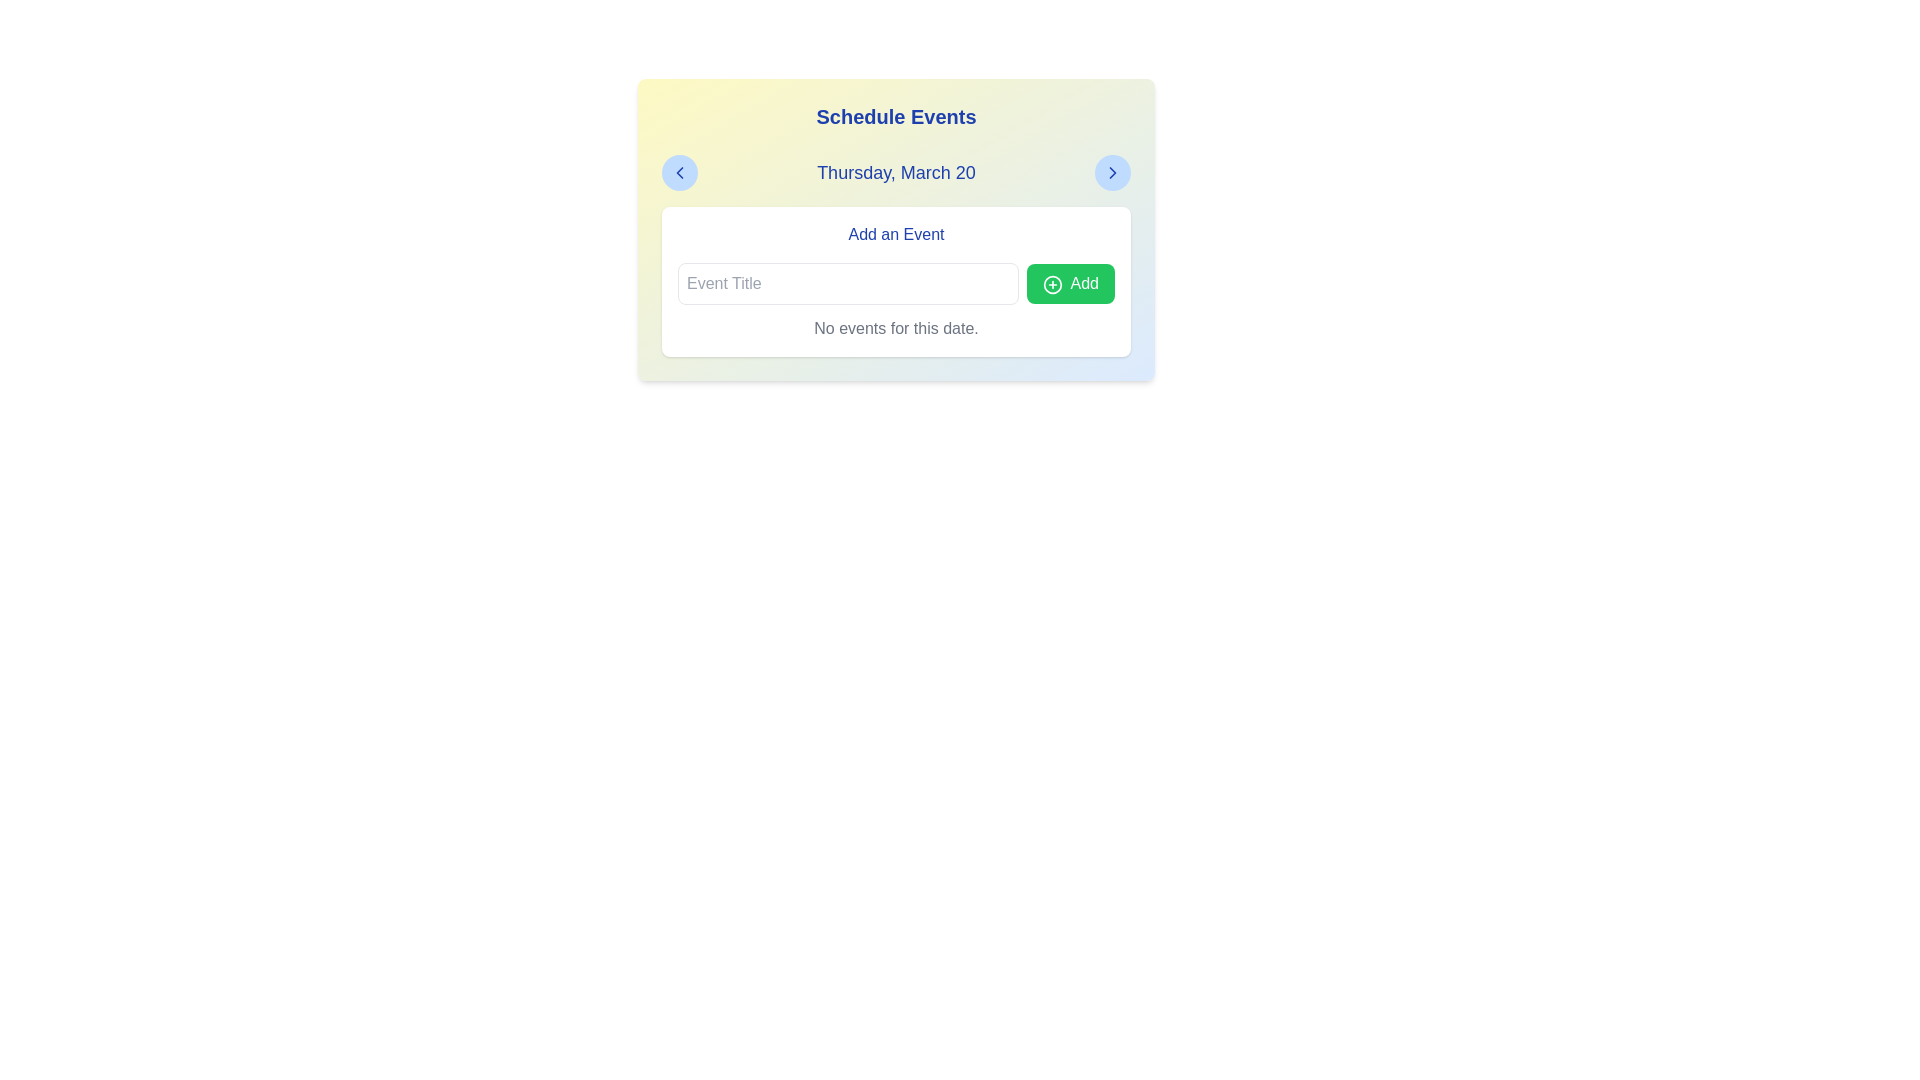 This screenshot has height=1080, width=1920. Describe the element at coordinates (895, 327) in the screenshot. I see `the status message text label indicating no scheduled events, located below the 'Add' button` at that location.